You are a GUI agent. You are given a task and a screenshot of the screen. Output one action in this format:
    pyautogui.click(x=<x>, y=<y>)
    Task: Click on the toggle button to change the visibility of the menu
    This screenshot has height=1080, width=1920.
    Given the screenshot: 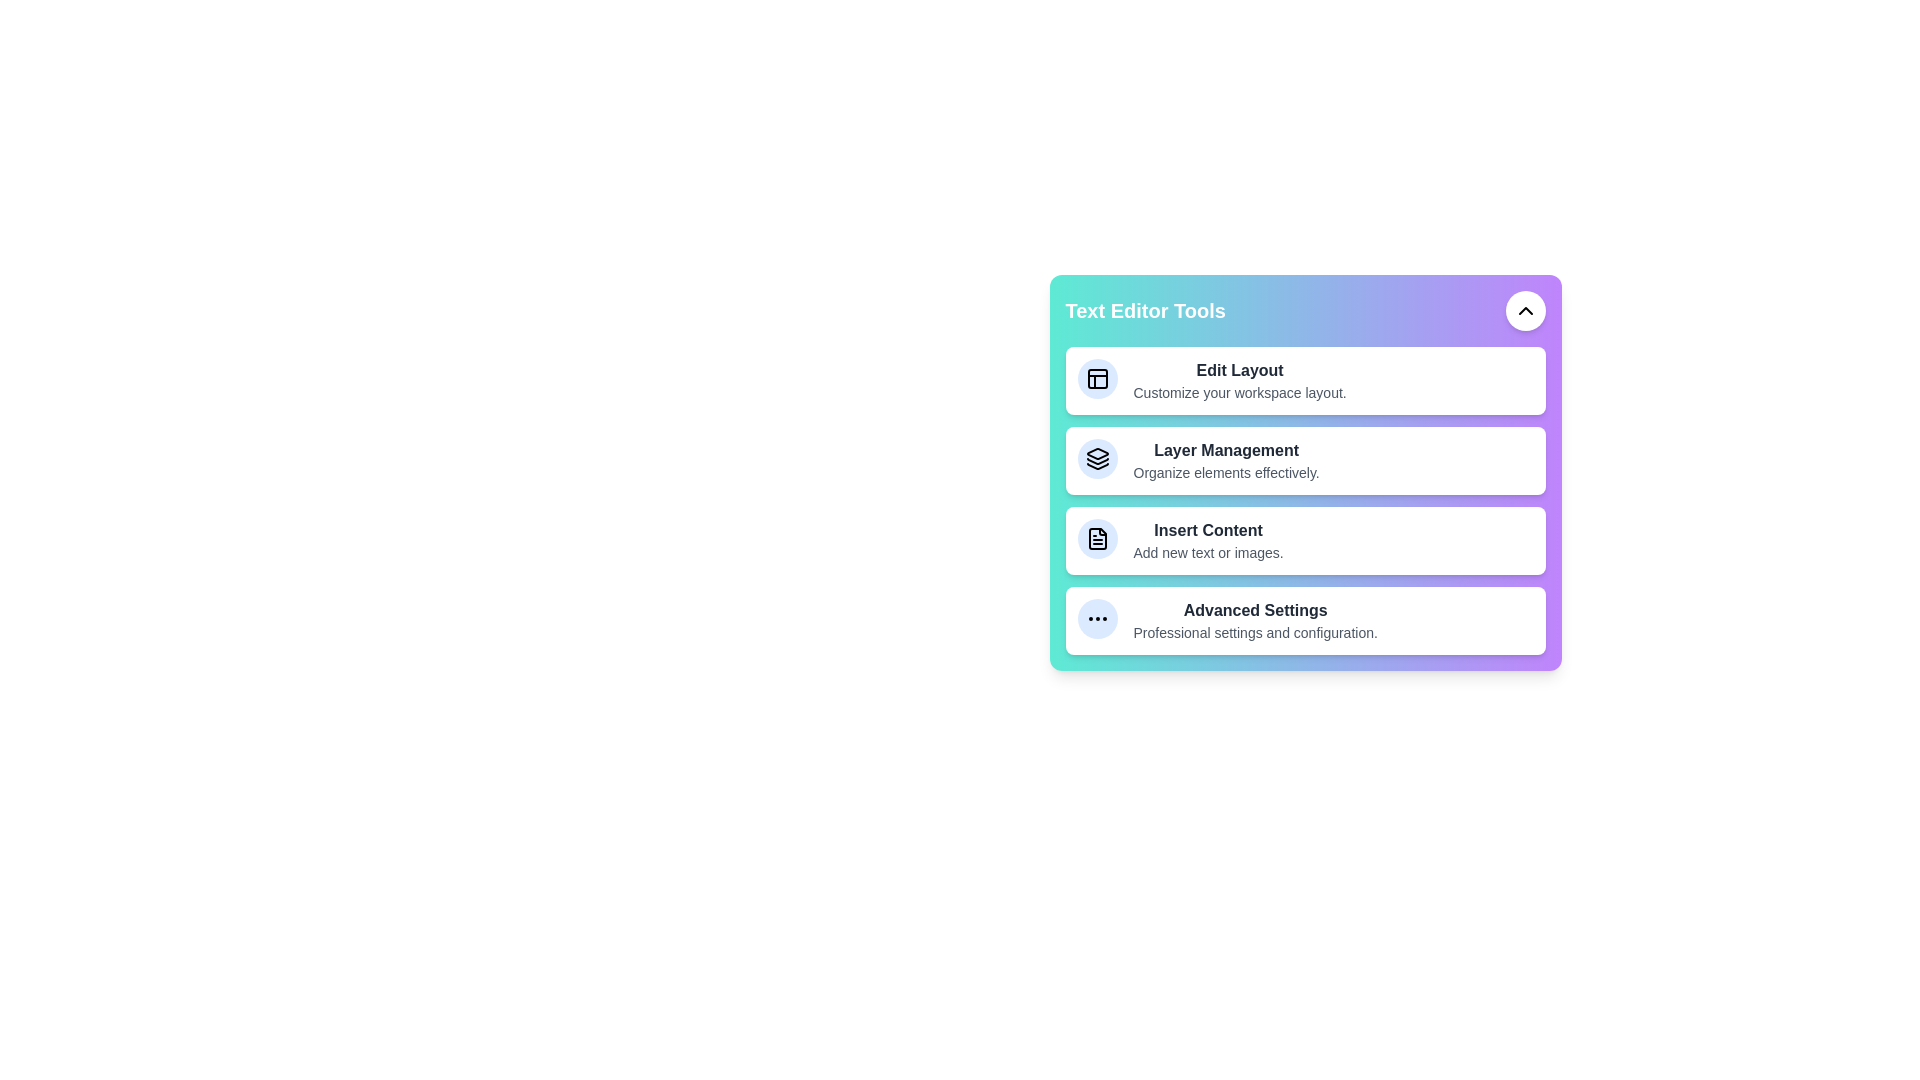 What is the action you would take?
    pyautogui.click(x=1524, y=311)
    